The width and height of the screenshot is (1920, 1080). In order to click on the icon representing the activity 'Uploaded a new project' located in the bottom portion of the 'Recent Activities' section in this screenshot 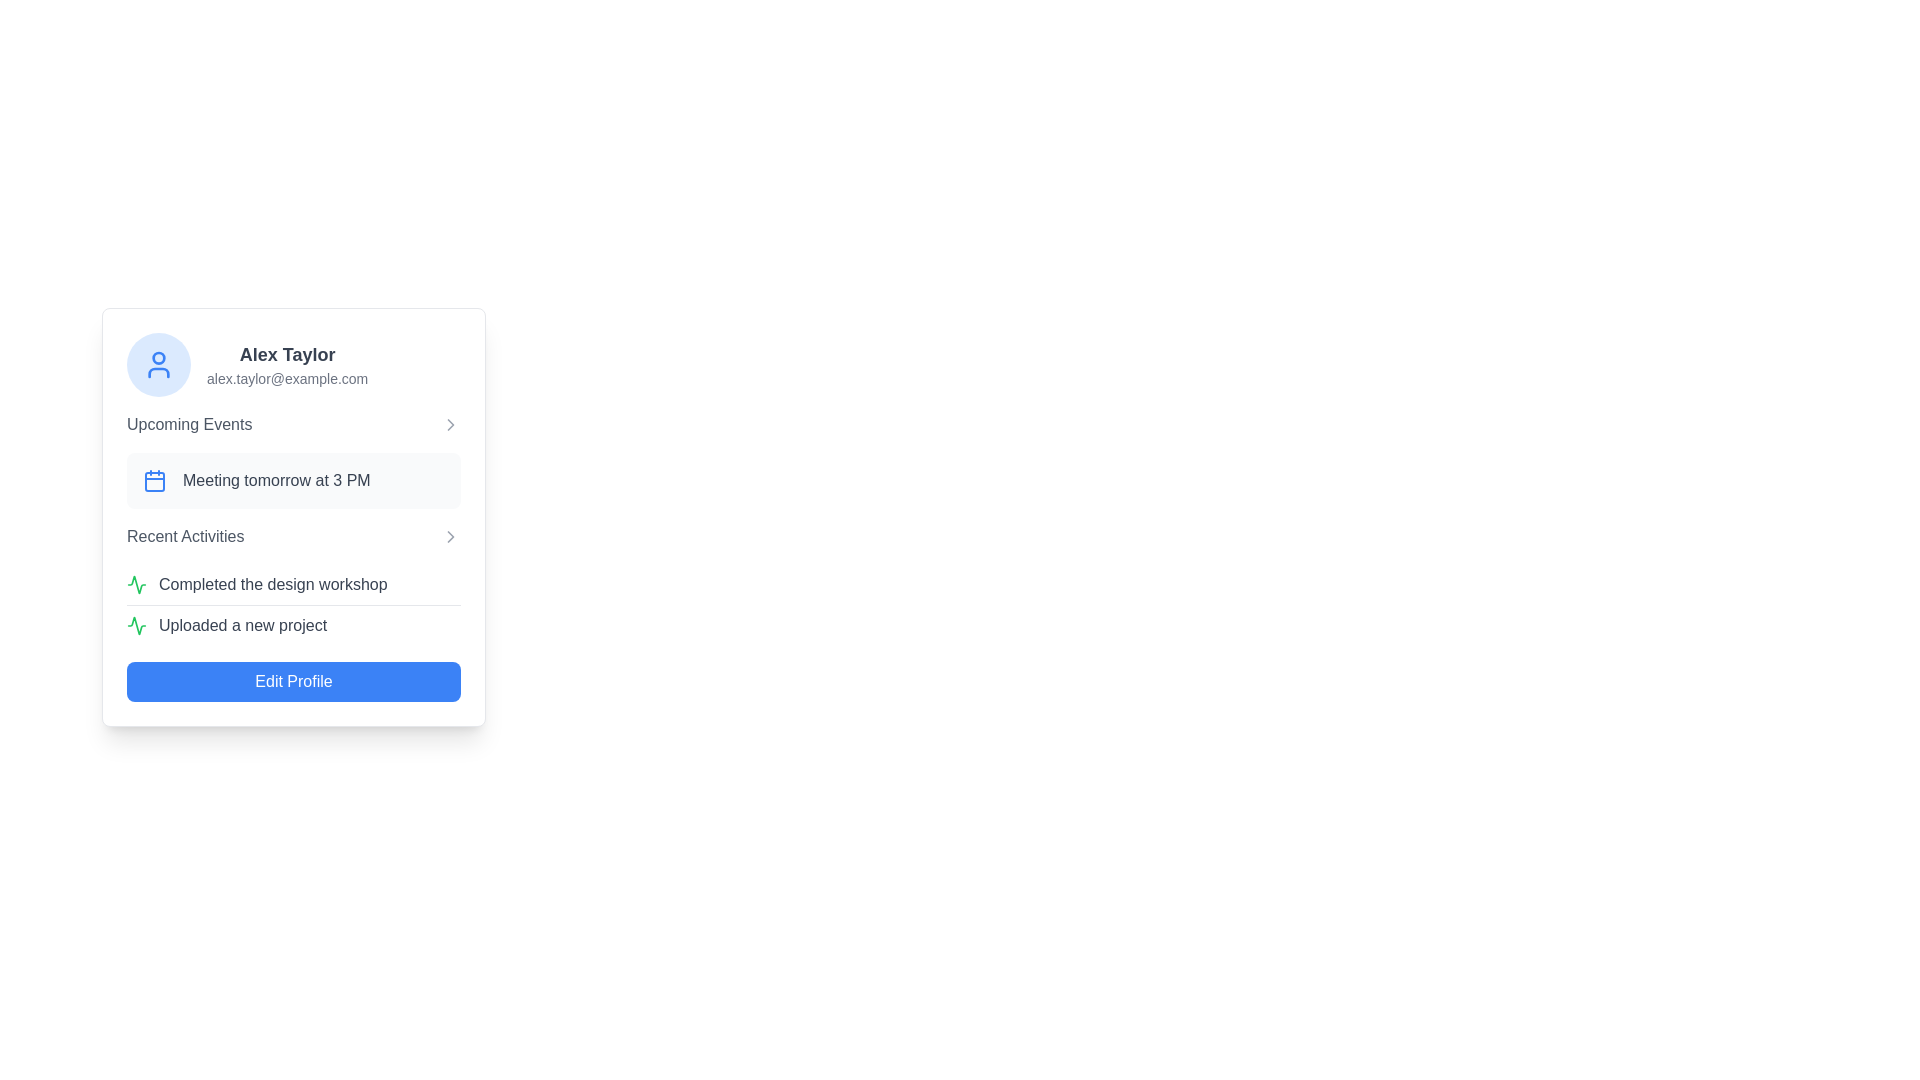, I will do `click(136, 585)`.